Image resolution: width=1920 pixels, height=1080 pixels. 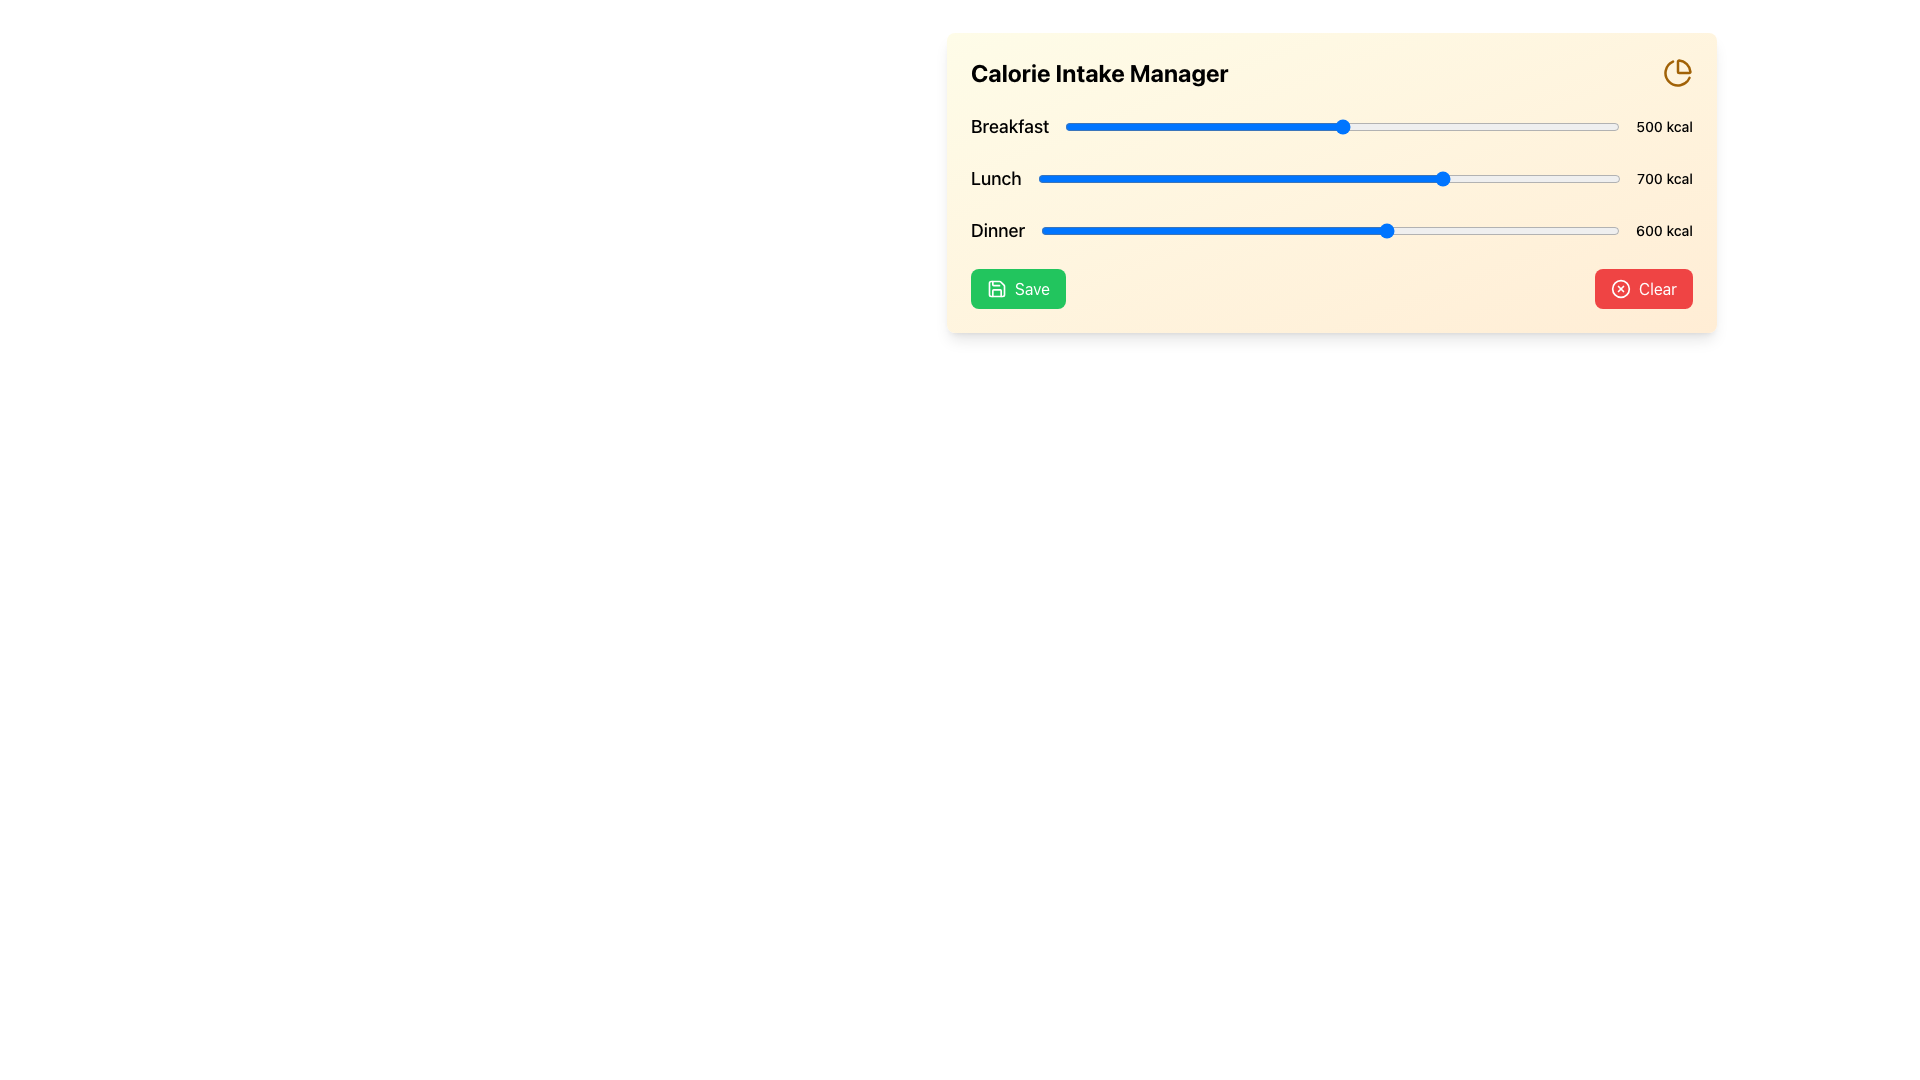 What do you see at coordinates (1393, 177) in the screenshot?
I see `the lunch kcal value` at bounding box center [1393, 177].